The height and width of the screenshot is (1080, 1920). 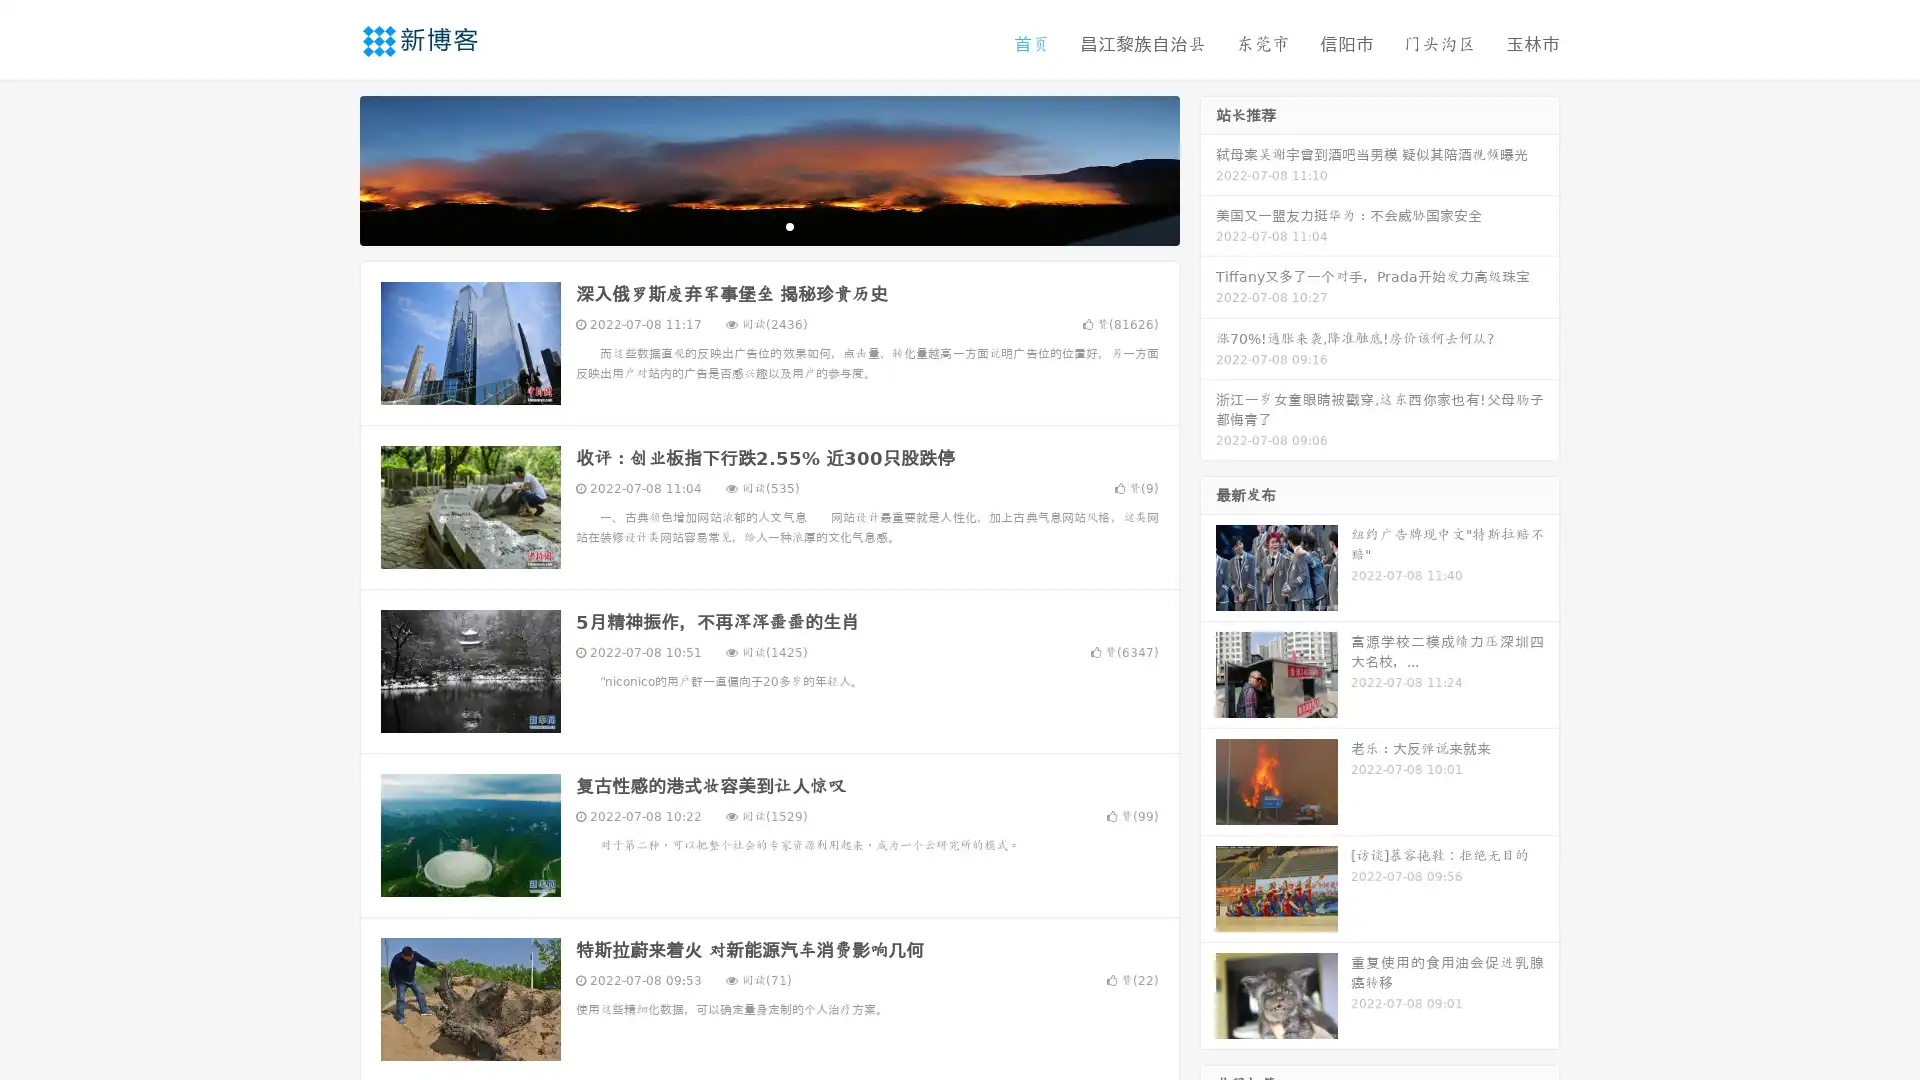 I want to click on Next slide, so click(x=1208, y=168).